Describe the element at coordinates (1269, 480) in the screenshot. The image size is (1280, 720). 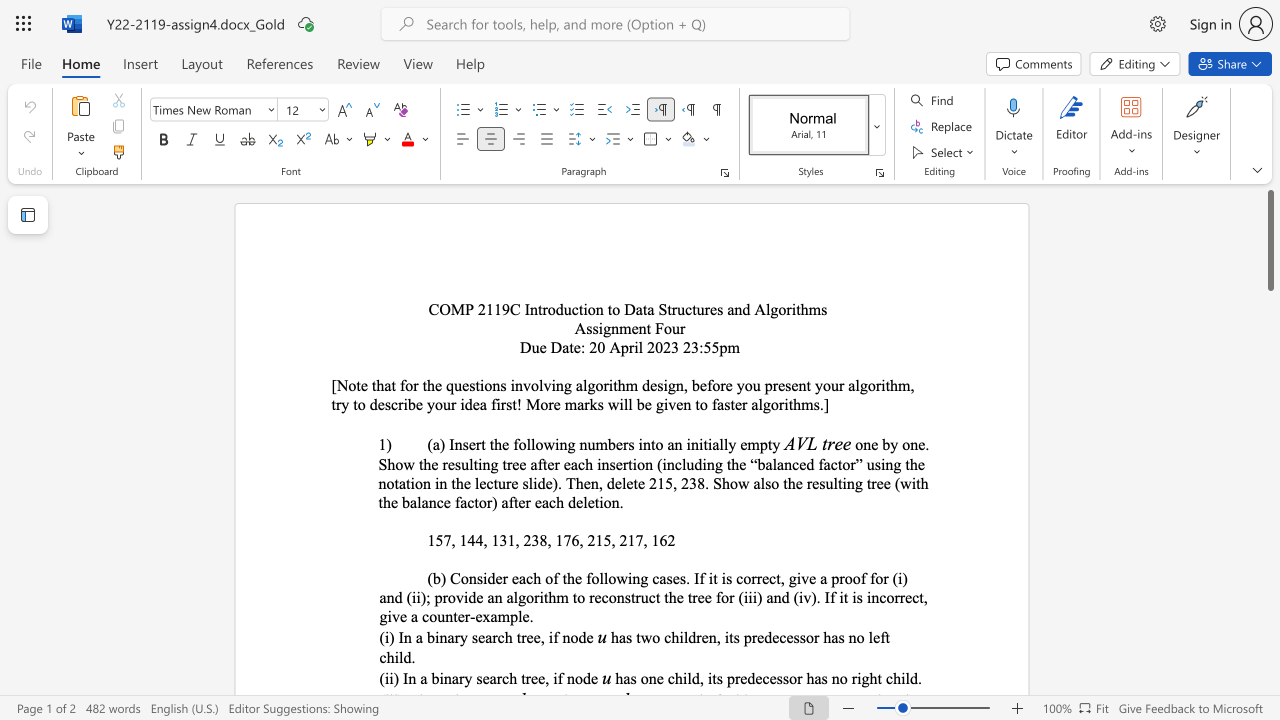
I see `the scrollbar to move the page downward` at that location.